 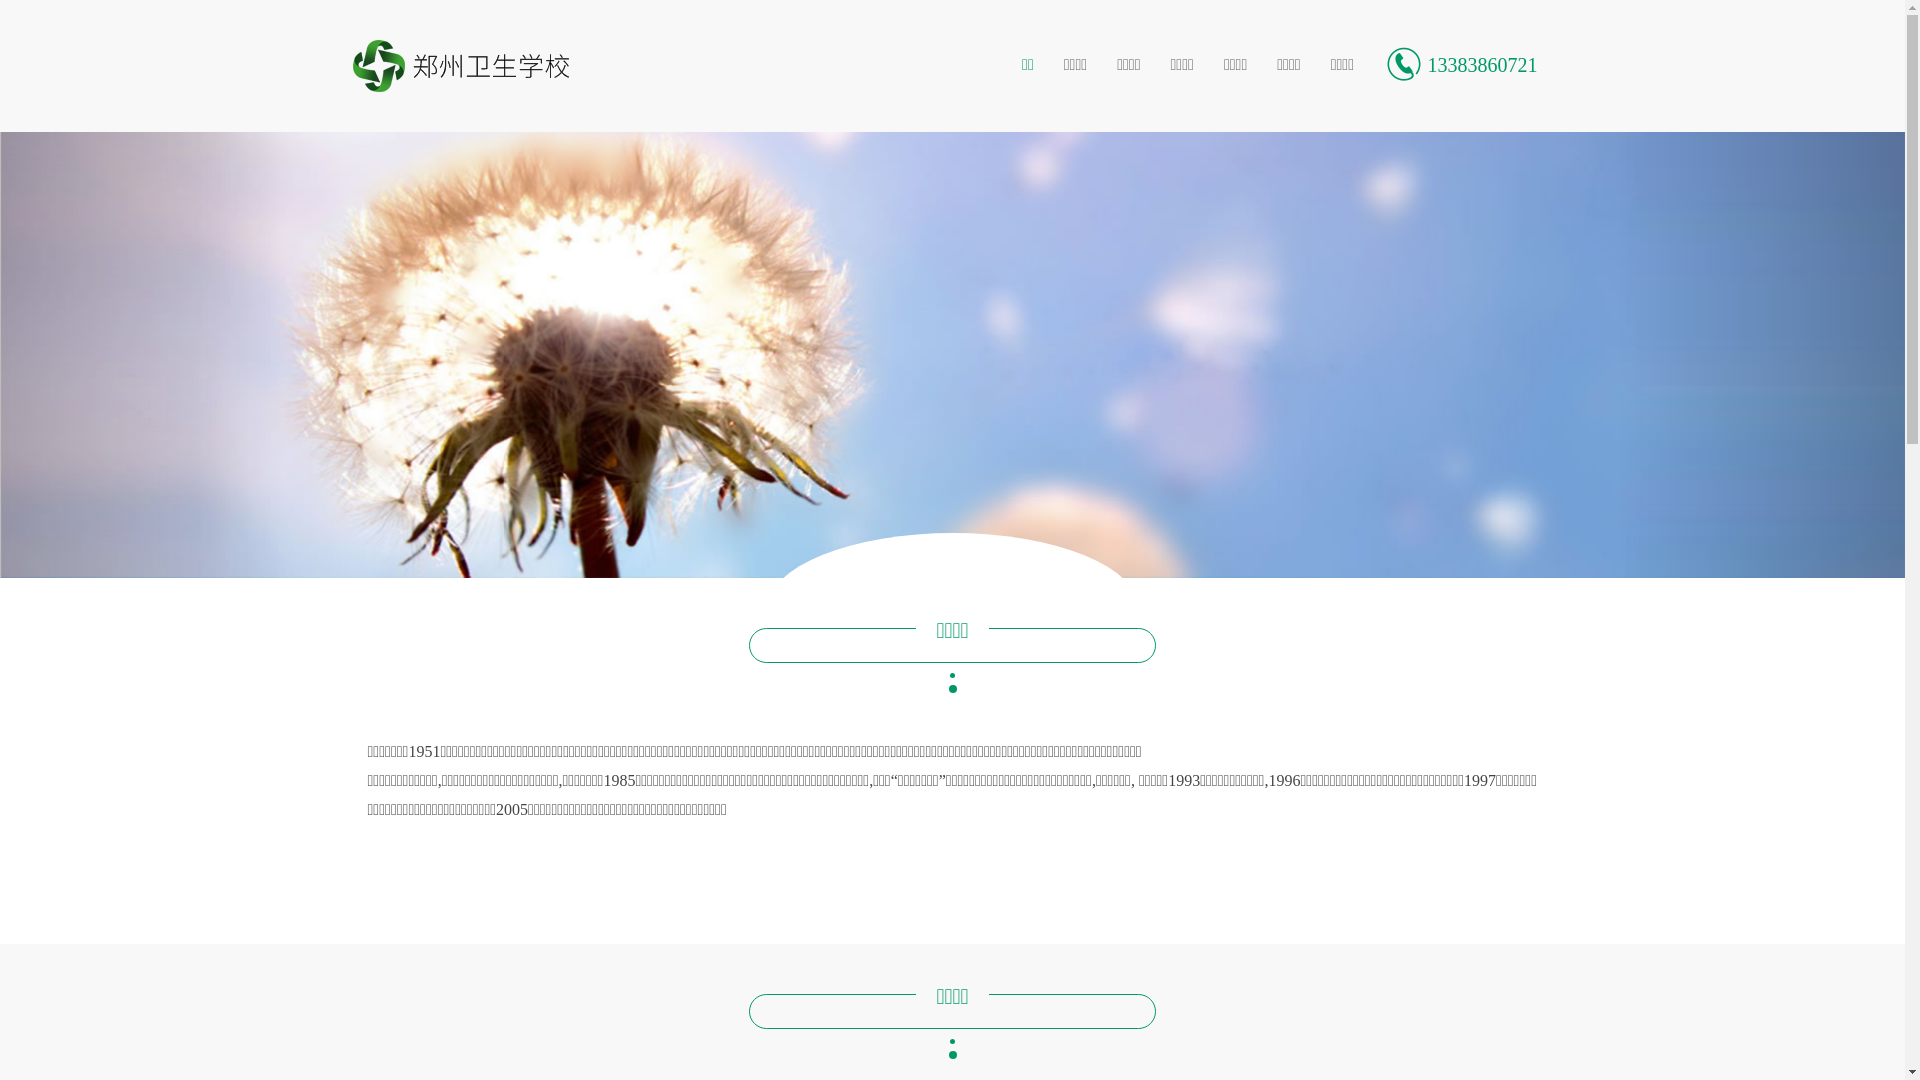 I want to click on '13383860721', so click(x=1460, y=64).